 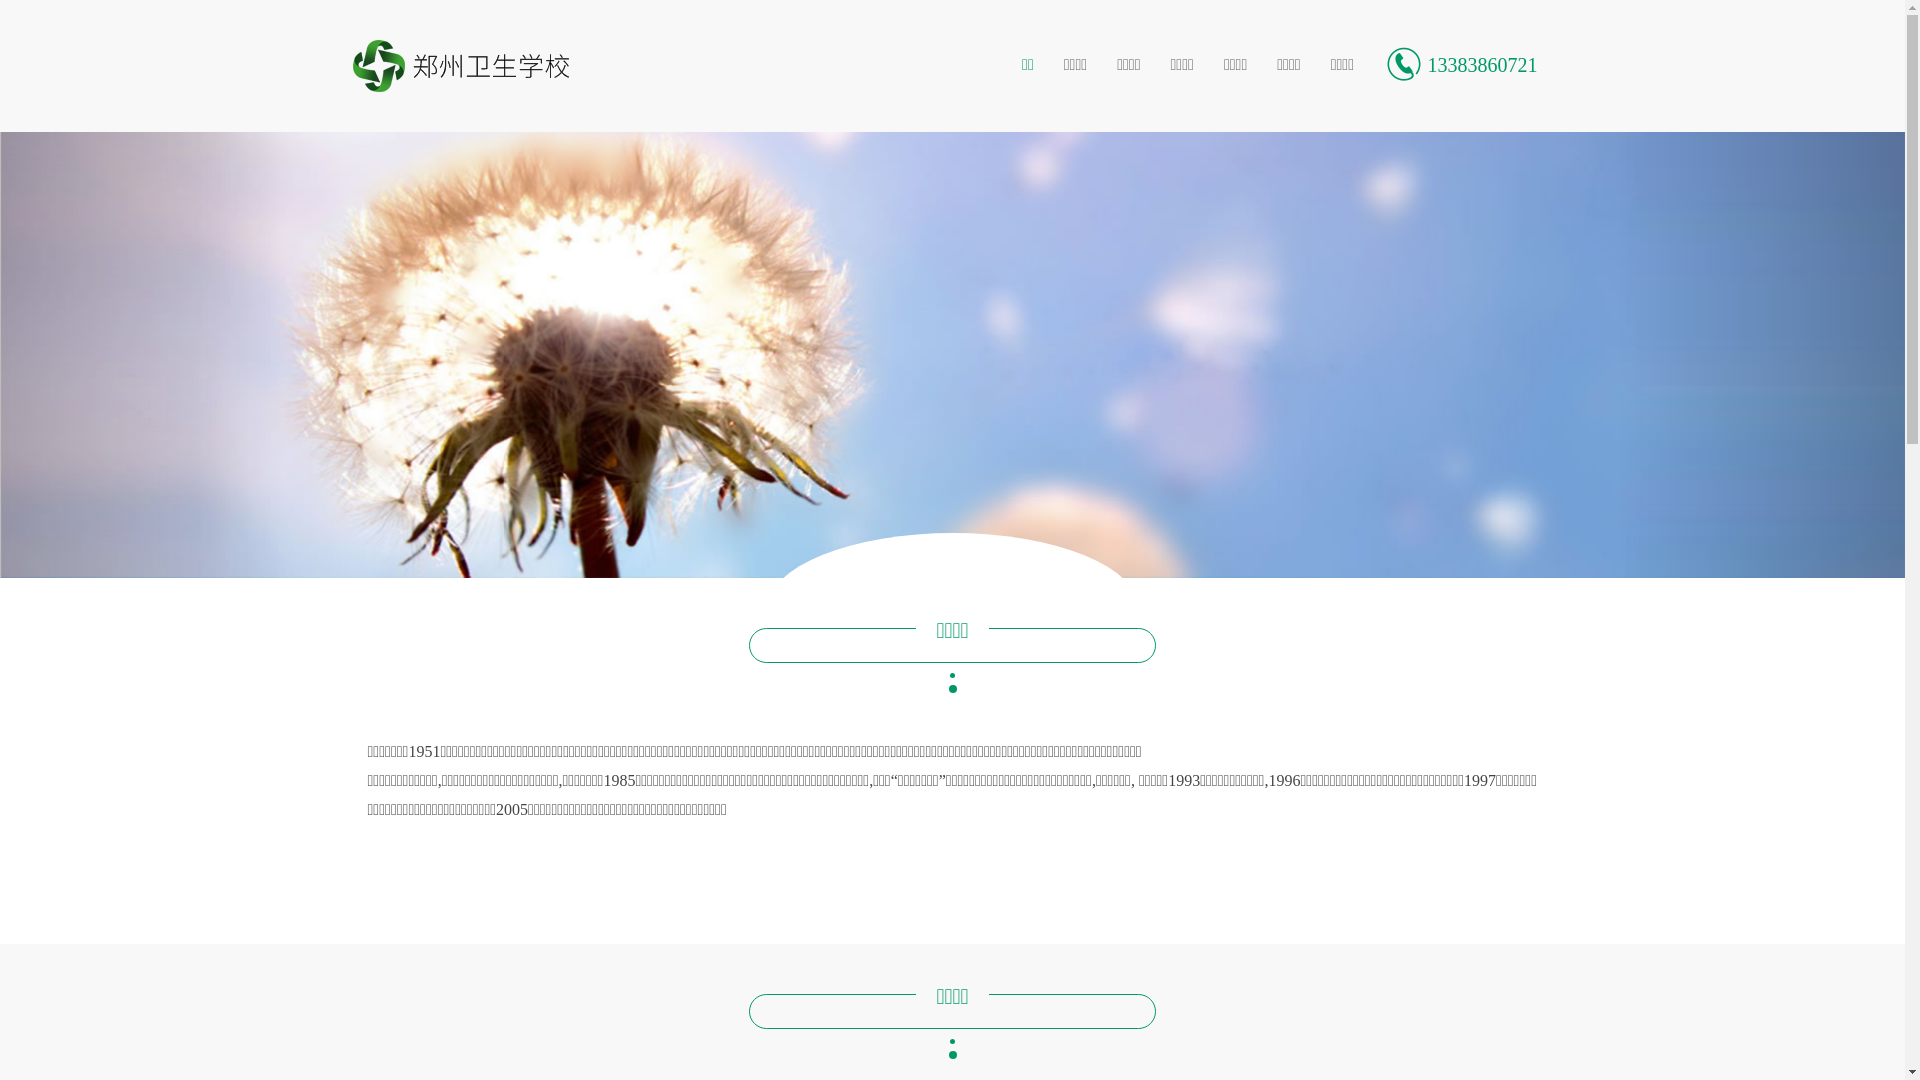 I want to click on '13383860721', so click(x=1460, y=64).